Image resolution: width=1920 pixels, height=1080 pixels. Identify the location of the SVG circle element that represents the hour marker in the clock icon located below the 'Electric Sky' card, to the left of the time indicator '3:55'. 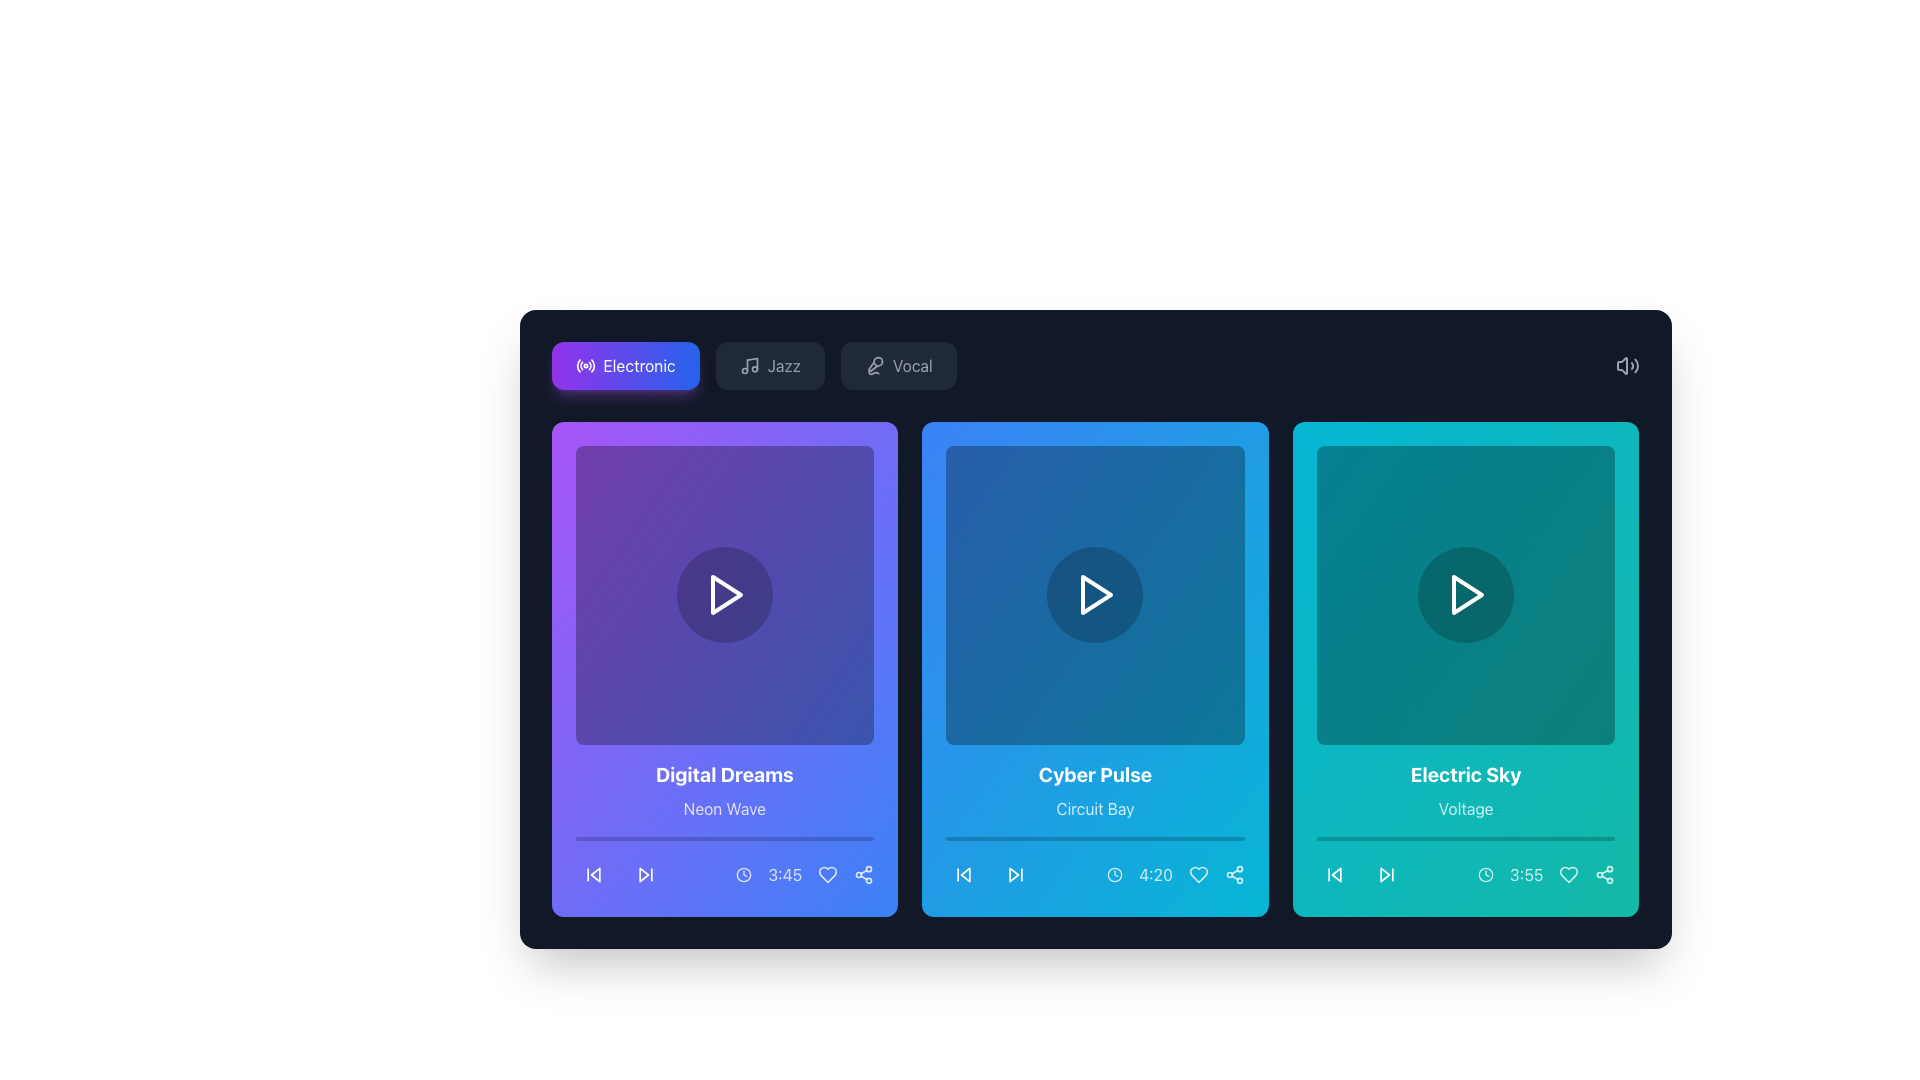
(1485, 873).